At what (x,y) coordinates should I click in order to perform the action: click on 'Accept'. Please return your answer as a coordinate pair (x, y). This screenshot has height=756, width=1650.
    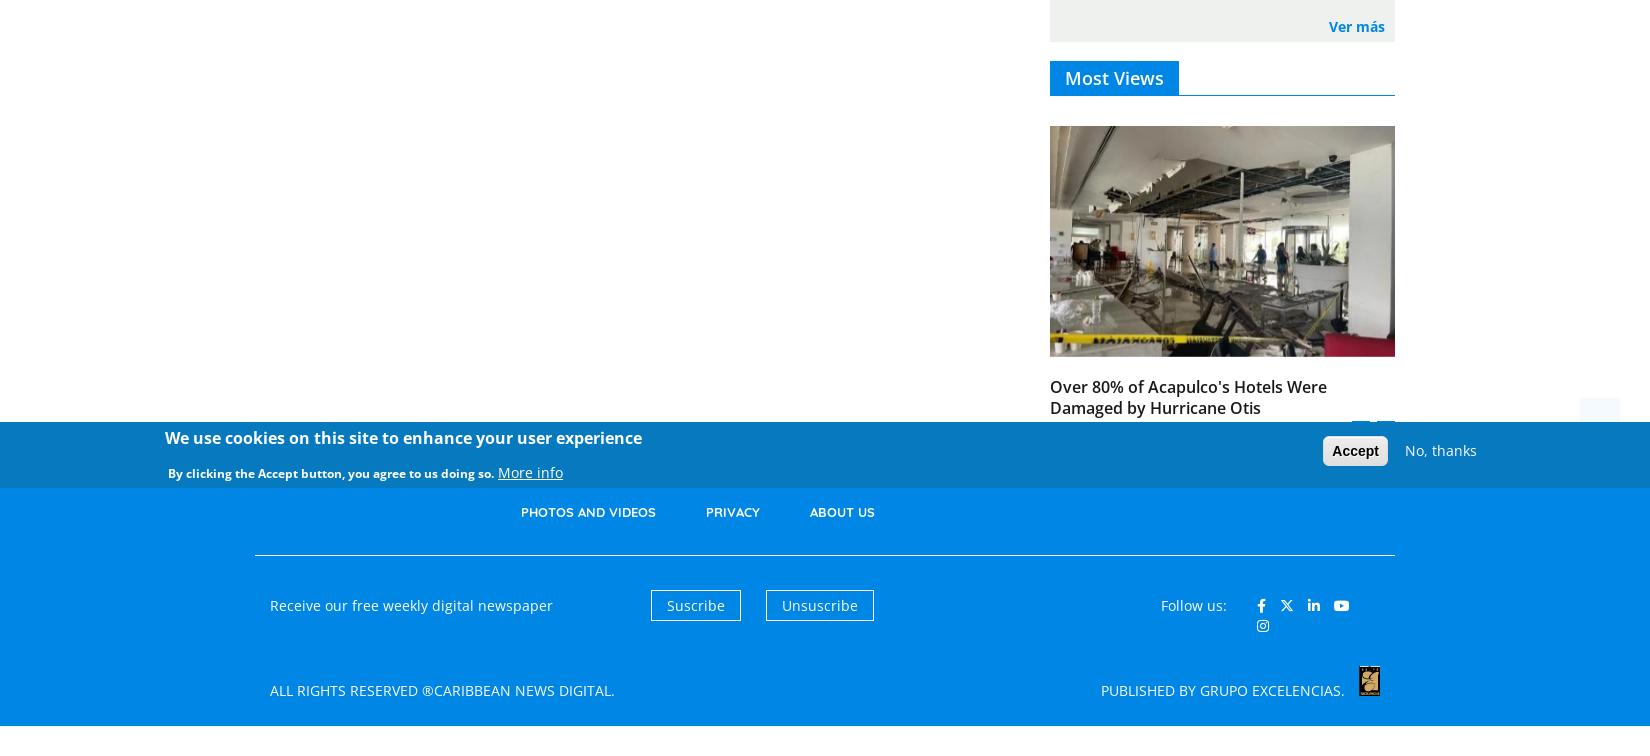
    Looking at the image, I should click on (1331, 450).